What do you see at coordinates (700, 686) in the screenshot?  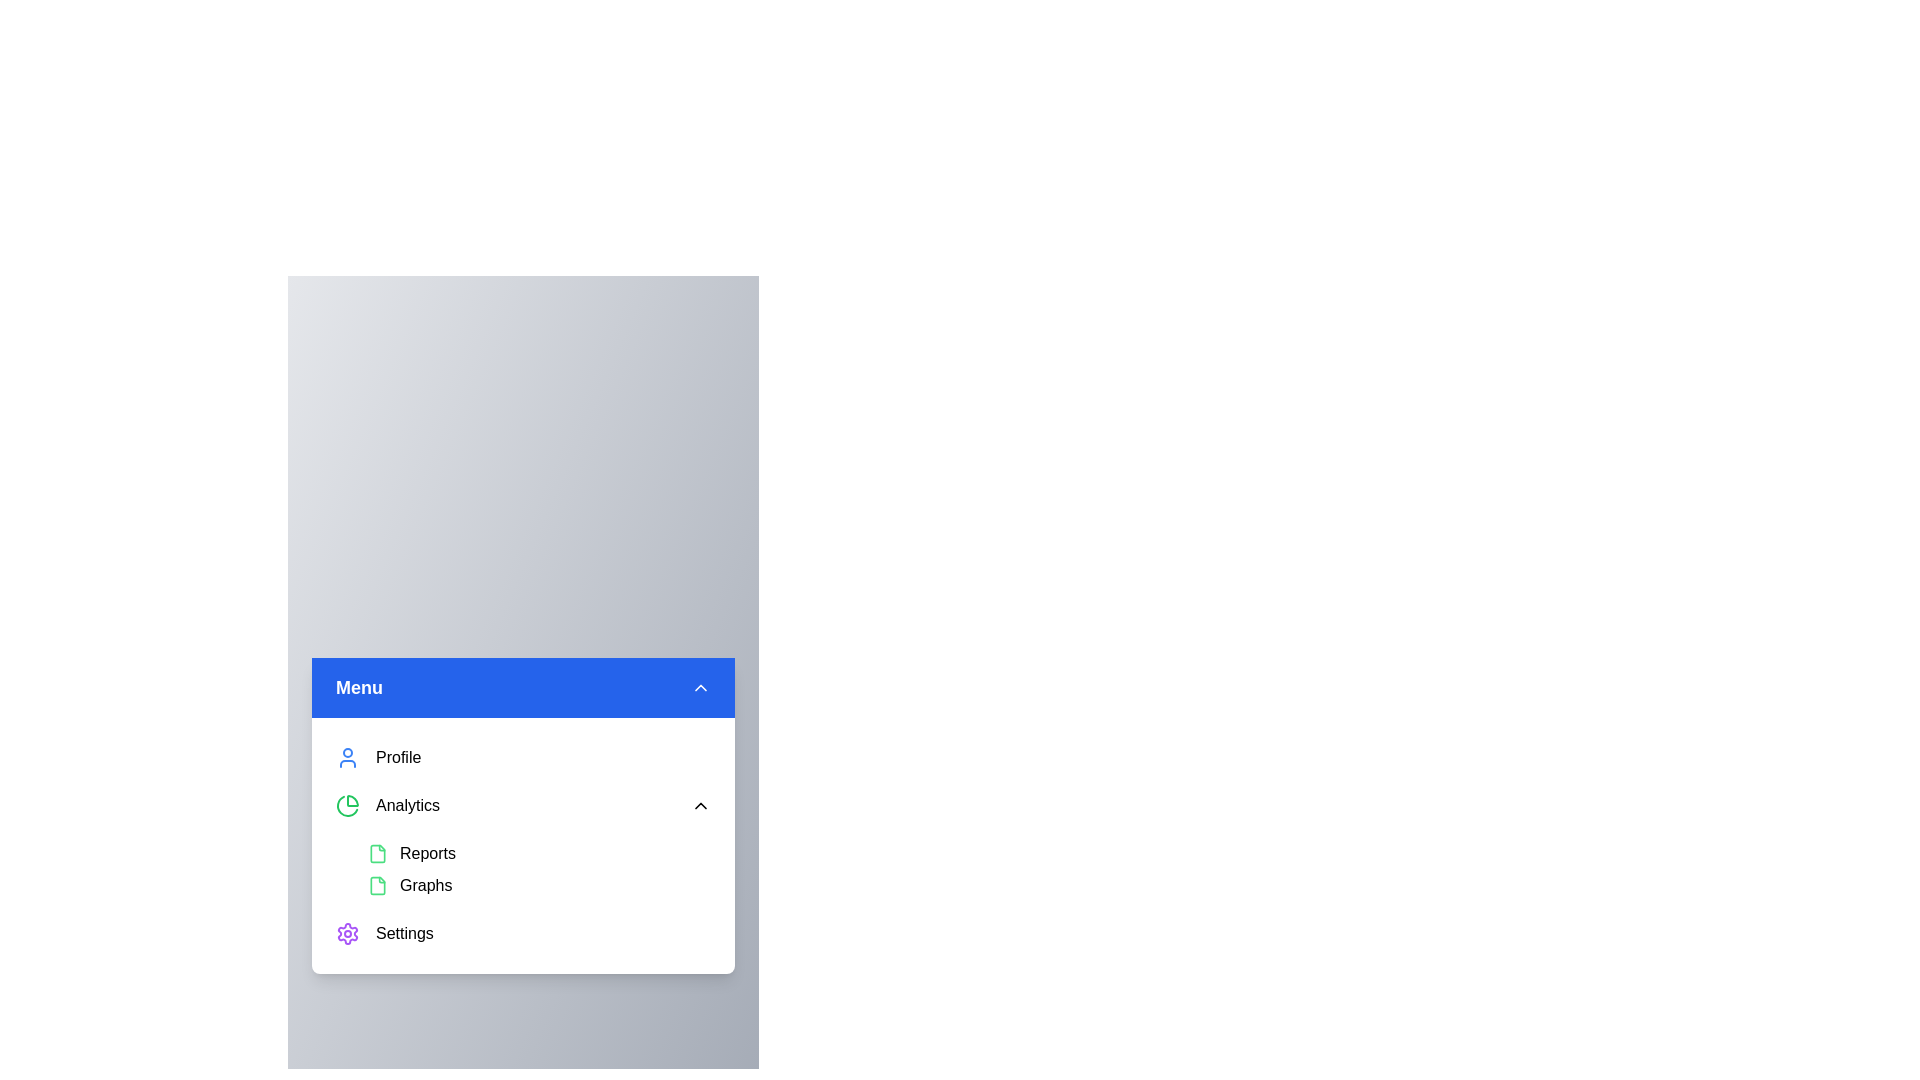 I see `the toggle button represented by an up-chevron located` at bounding box center [700, 686].